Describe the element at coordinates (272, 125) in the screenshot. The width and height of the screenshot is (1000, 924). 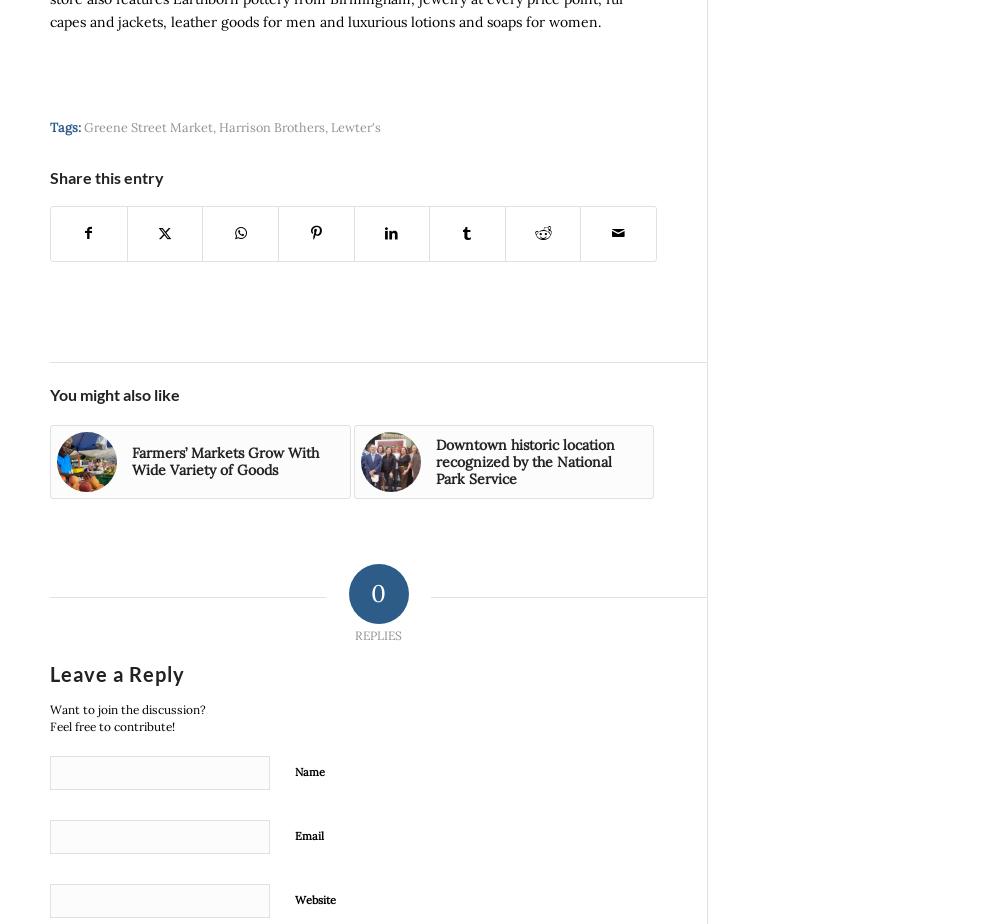
I see `'Harrison Brothers'` at that location.